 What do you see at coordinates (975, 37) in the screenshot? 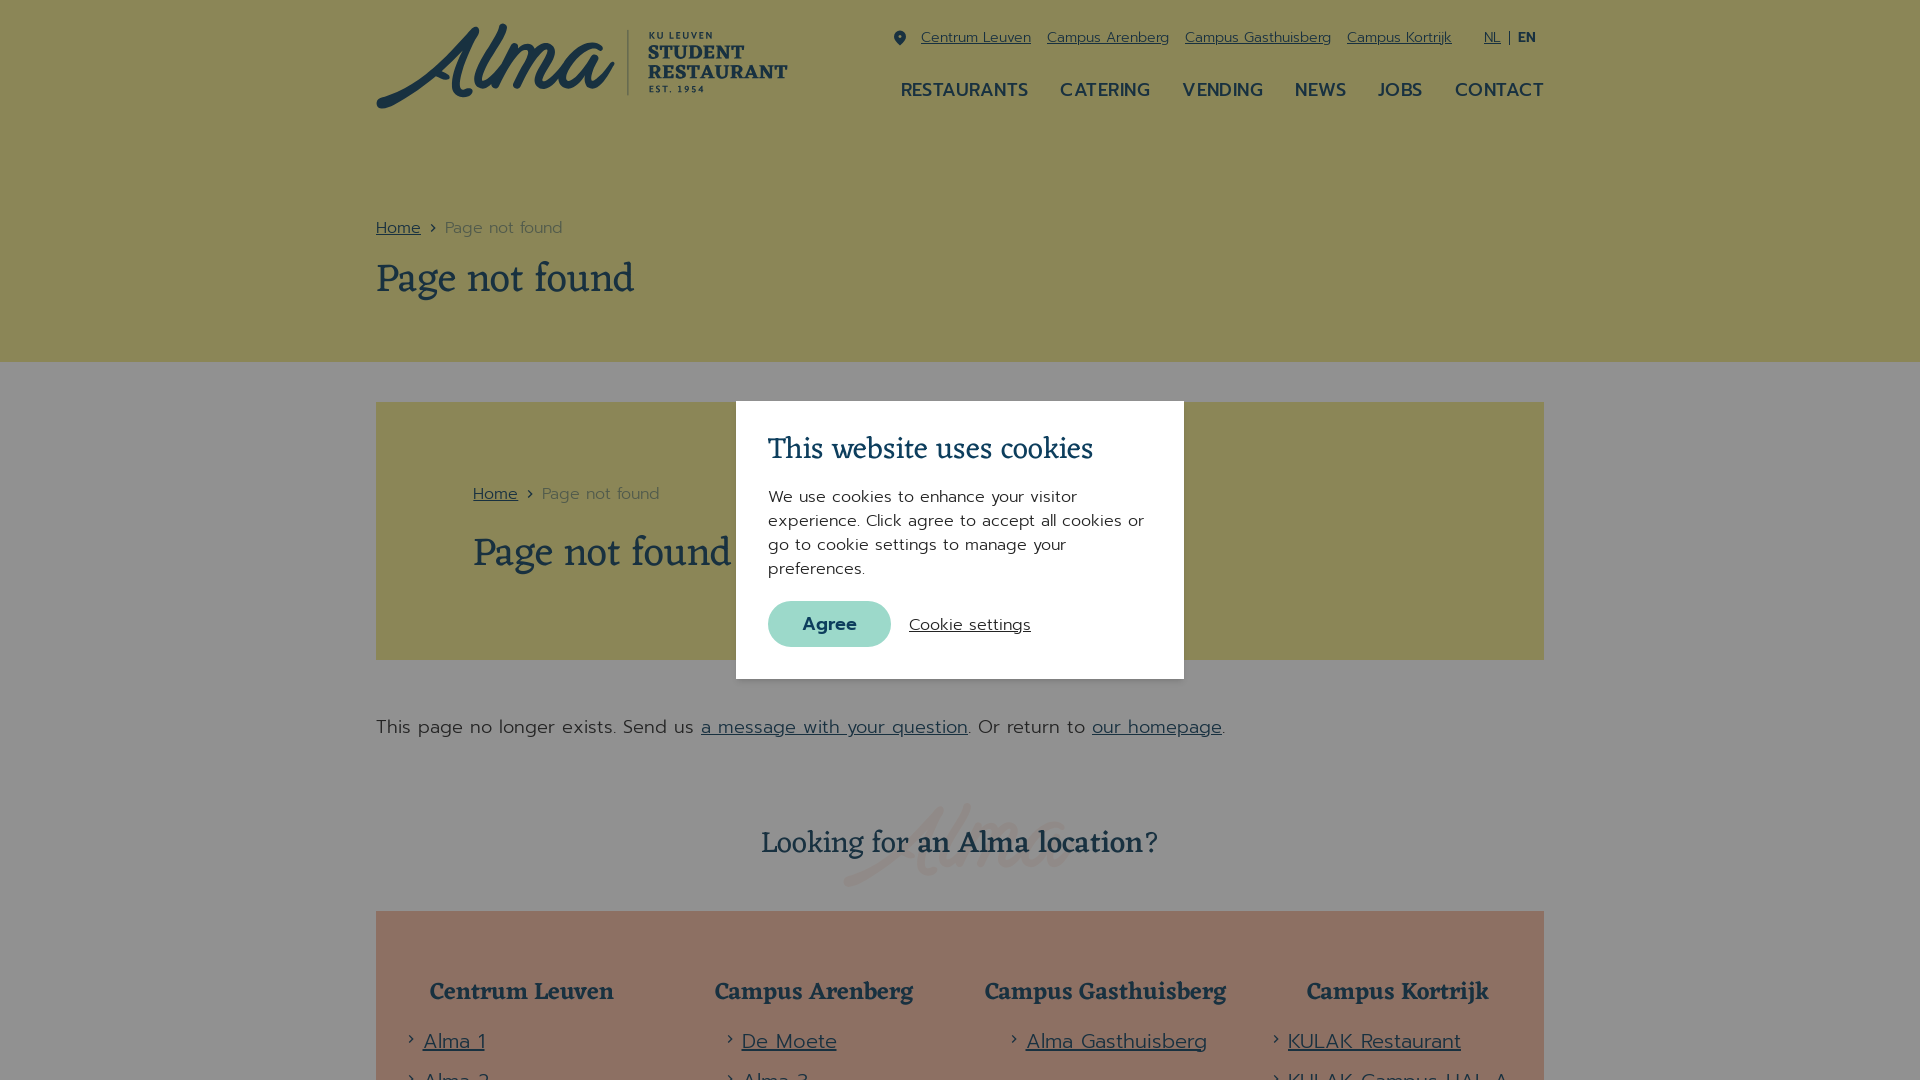
I see `'Centrum Leuven'` at bounding box center [975, 37].